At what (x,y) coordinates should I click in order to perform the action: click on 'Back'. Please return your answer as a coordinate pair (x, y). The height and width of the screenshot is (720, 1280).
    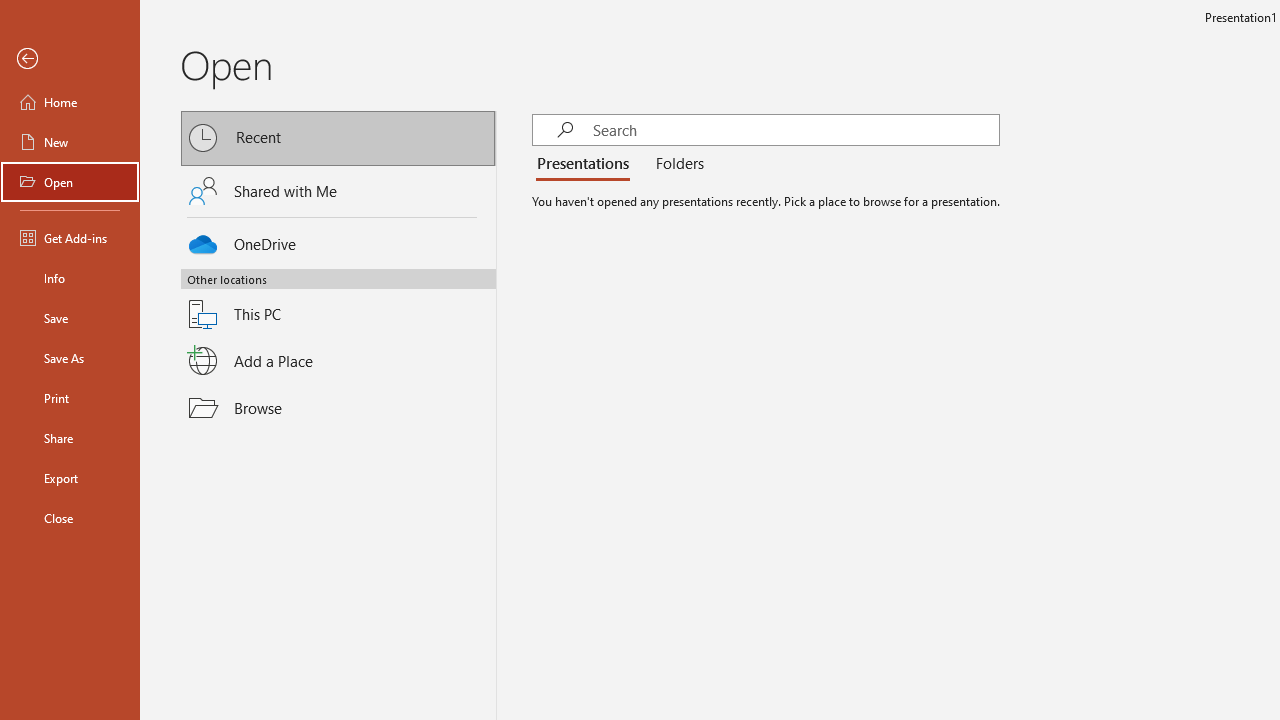
    Looking at the image, I should click on (69, 58).